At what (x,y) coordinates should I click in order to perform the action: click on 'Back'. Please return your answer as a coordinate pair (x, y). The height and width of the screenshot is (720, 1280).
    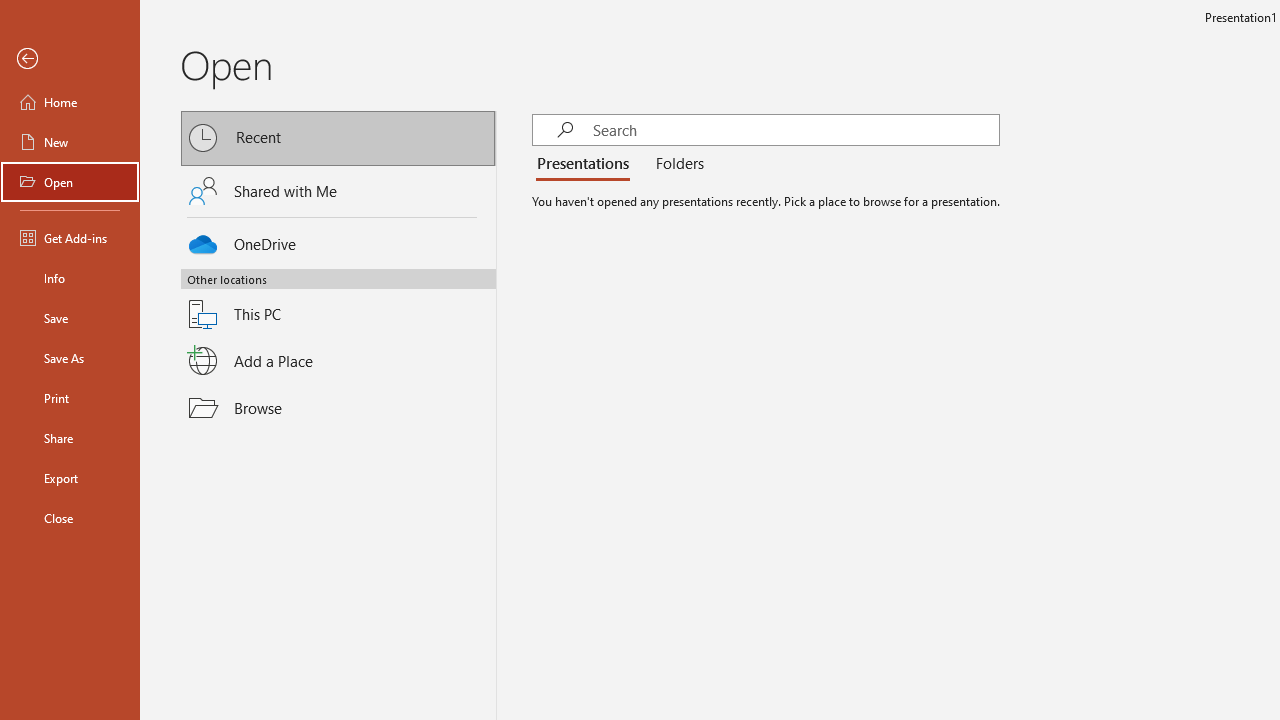
    Looking at the image, I should click on (69, 58).